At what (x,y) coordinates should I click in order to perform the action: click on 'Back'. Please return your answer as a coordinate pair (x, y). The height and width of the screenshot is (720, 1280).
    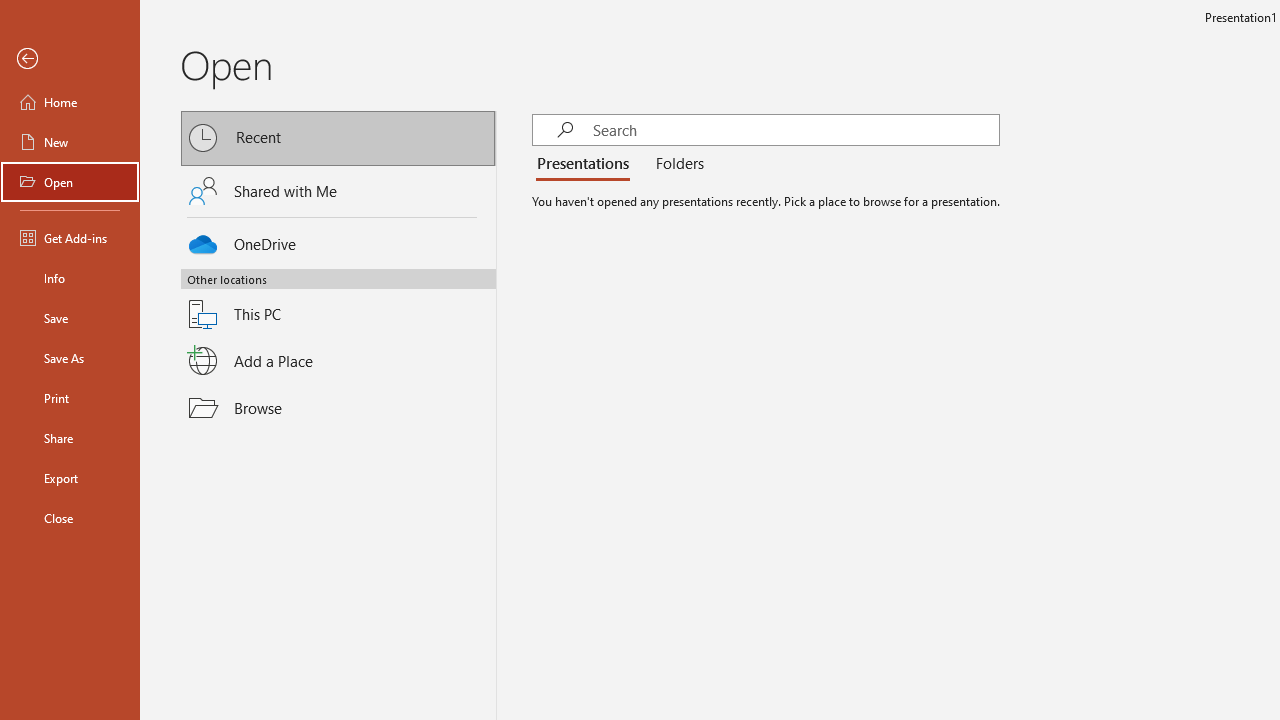
    Looking at the image, I should click on (69, 58).